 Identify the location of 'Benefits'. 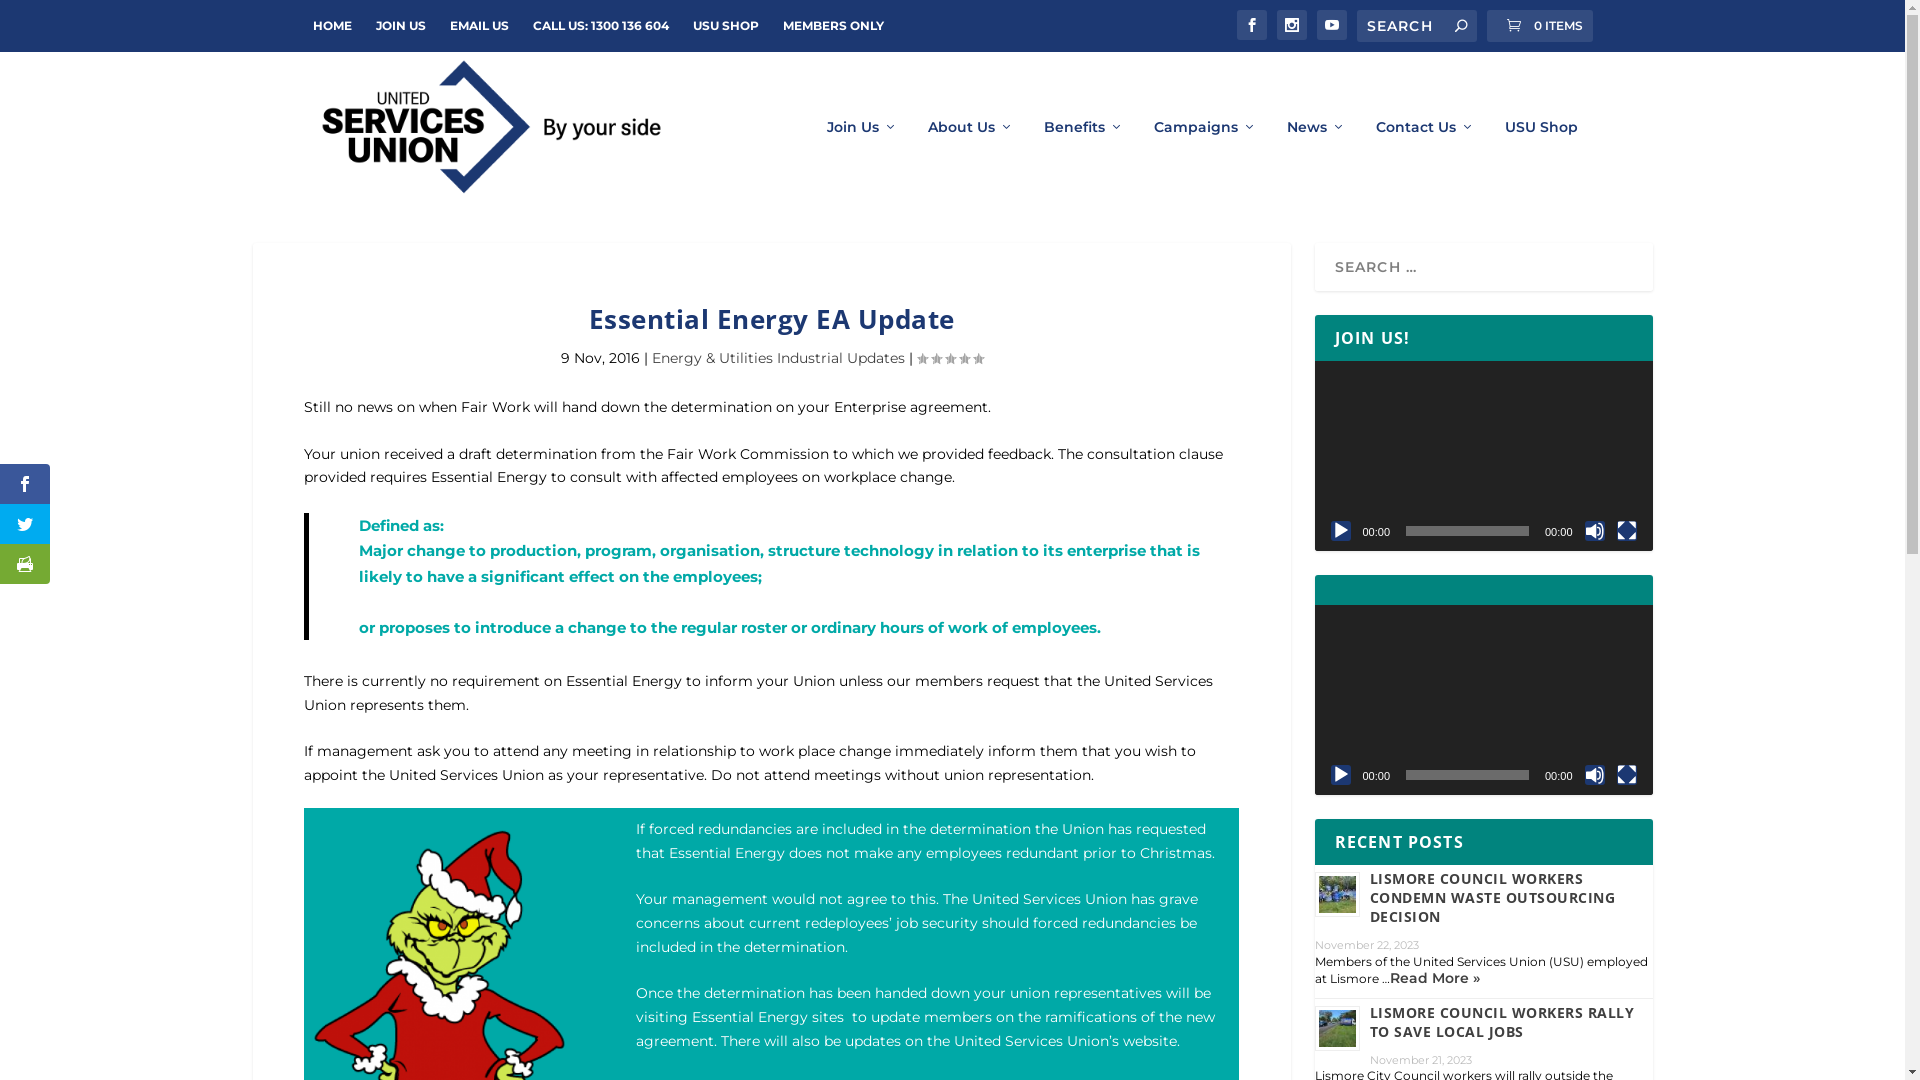
(1083, 159).